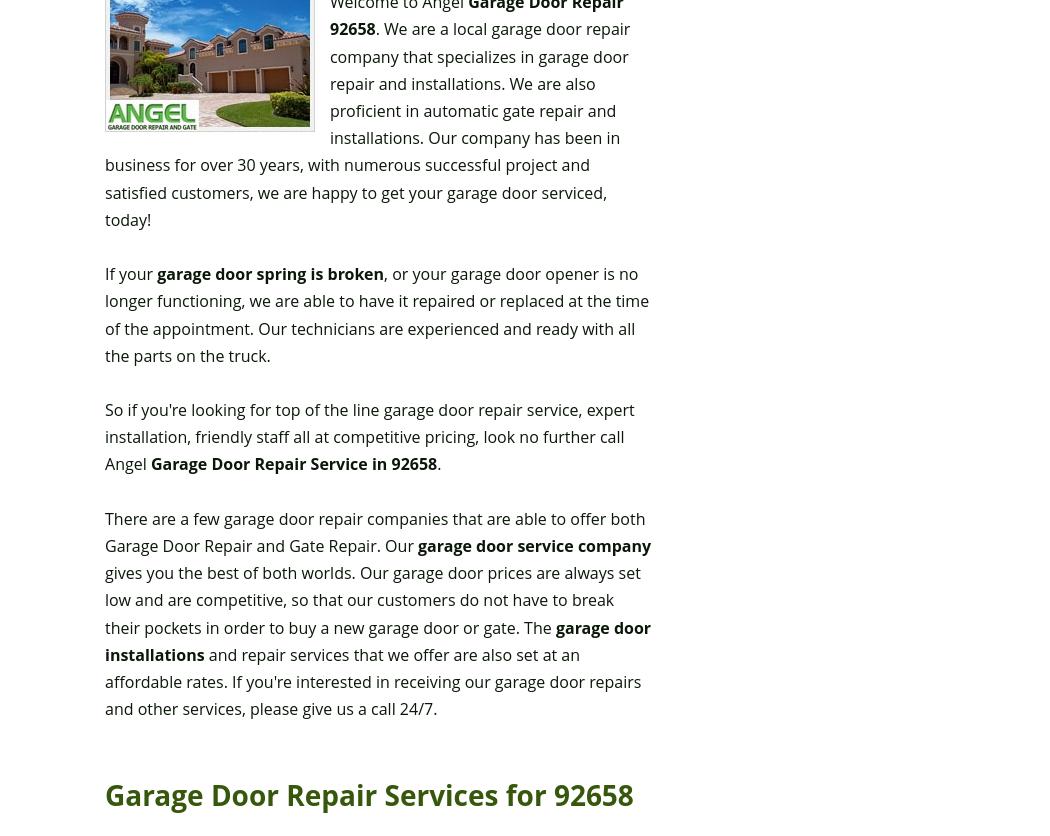 The height and width of the screenshot is (836, 1050). What do you see at coordinates (371, 598) in the screenshot?
I see `'gives you the best of both worlds. Our garage door prices are always set low and are competitive, so that our customers do not have to break their pockets in order to buy a new garage door or gate. The'` at bounding box center [371, 598].